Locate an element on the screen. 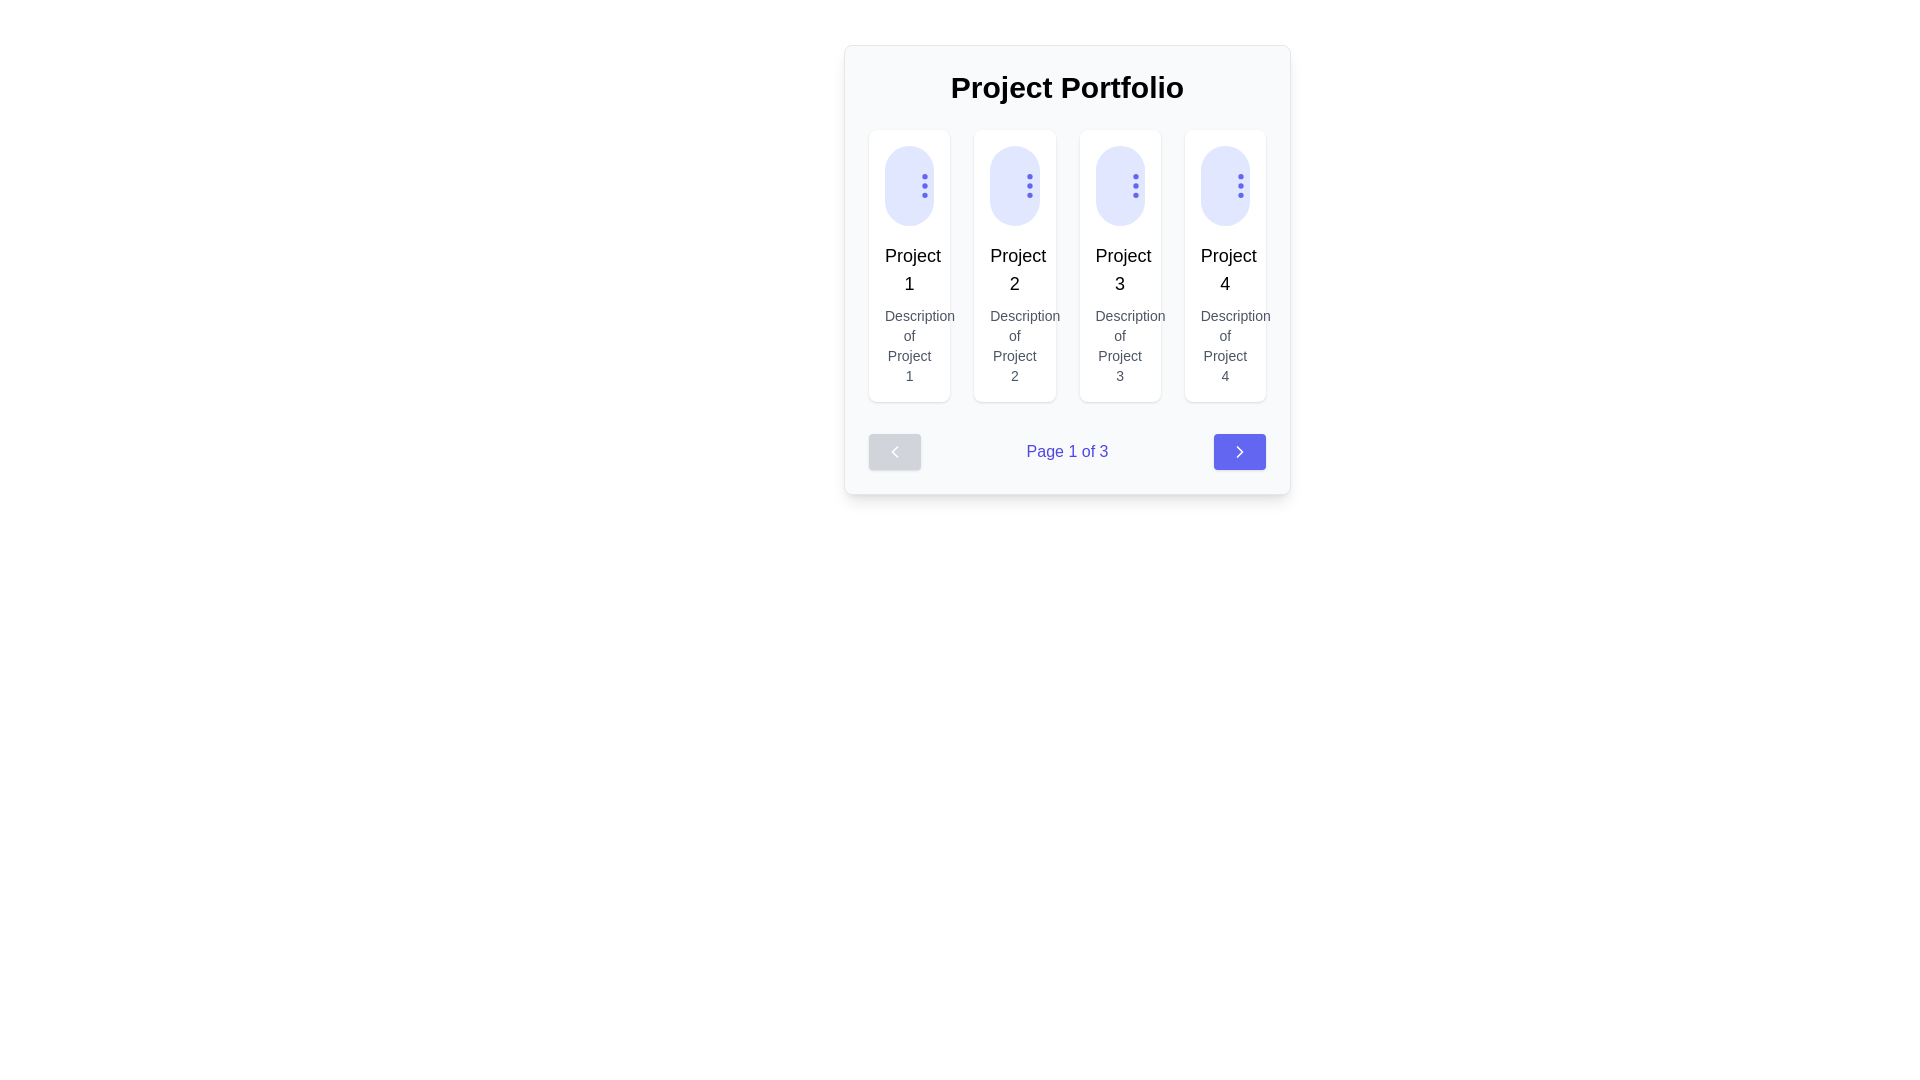 The height and width of the screenshot is (1080, 1920). the chevron icon is located at coordinates (1238, 451).